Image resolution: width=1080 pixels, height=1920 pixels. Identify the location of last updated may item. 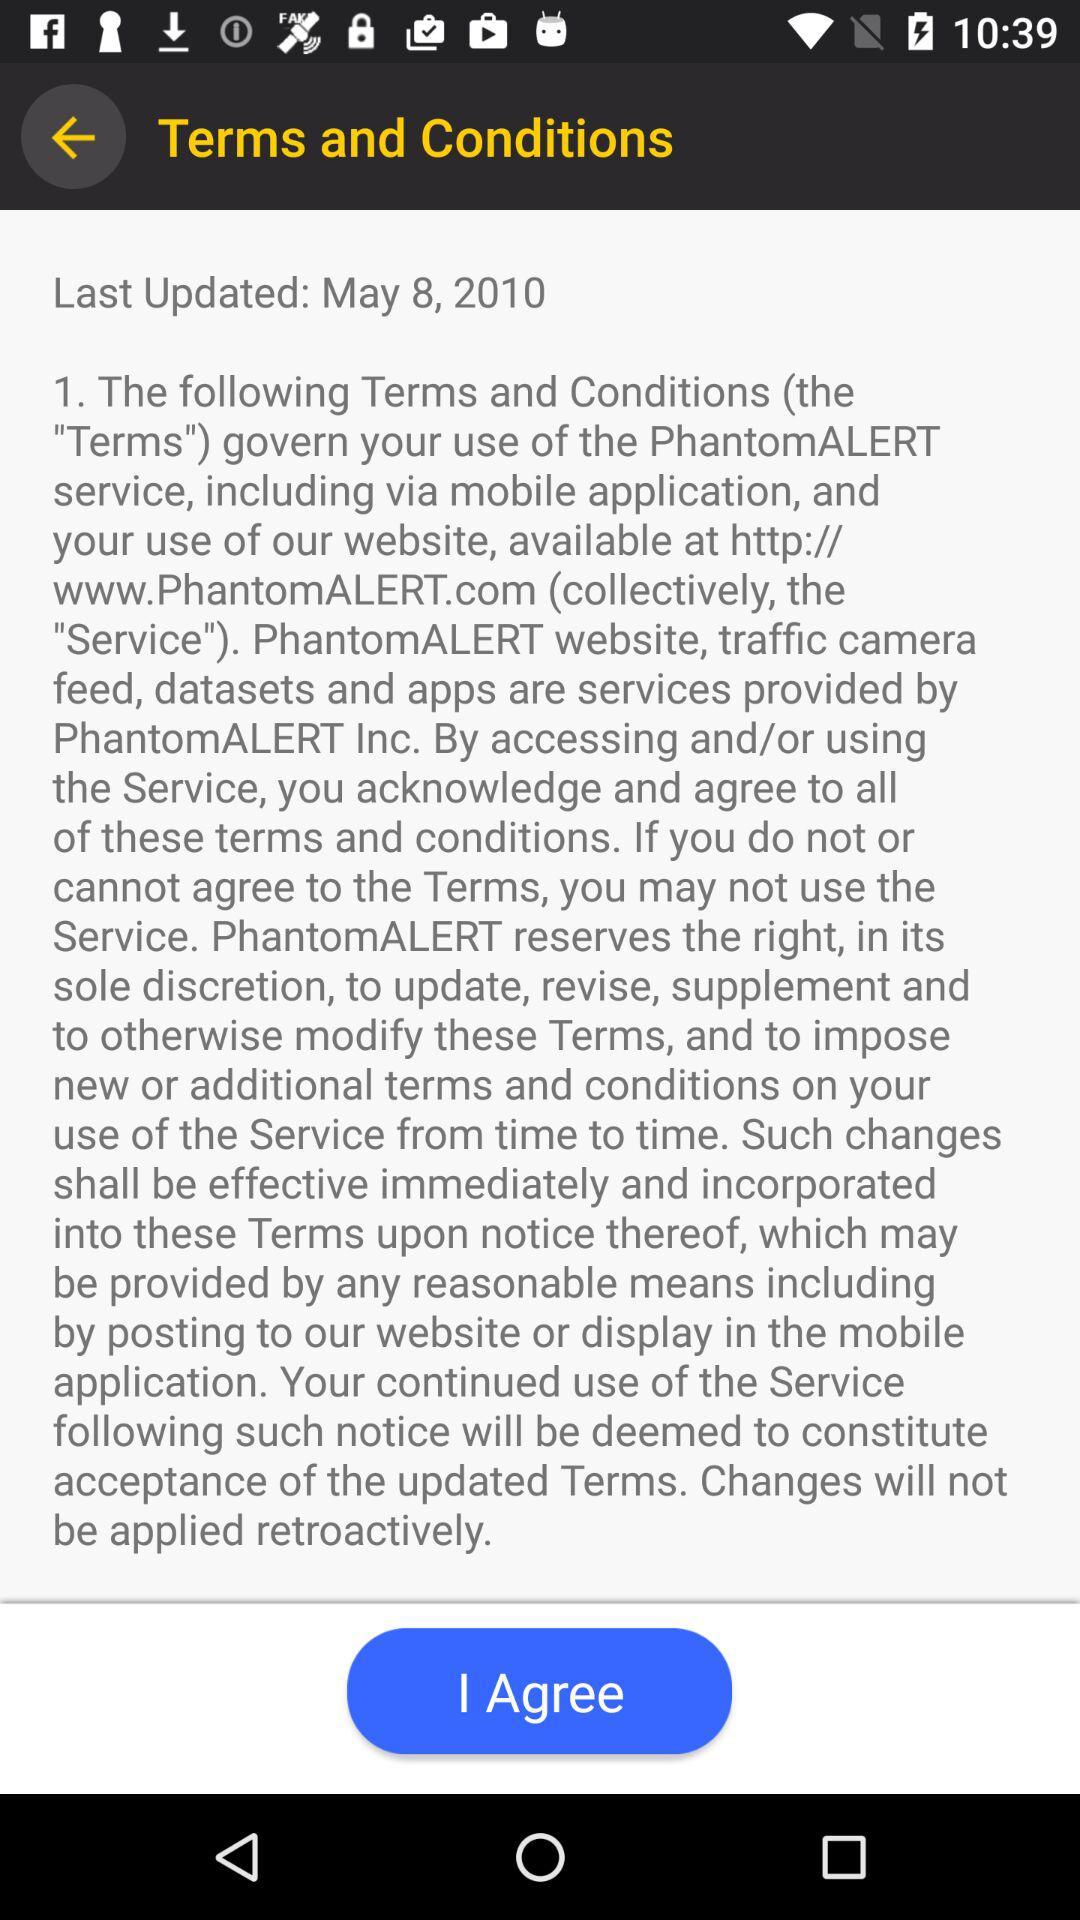
(540, 1002).